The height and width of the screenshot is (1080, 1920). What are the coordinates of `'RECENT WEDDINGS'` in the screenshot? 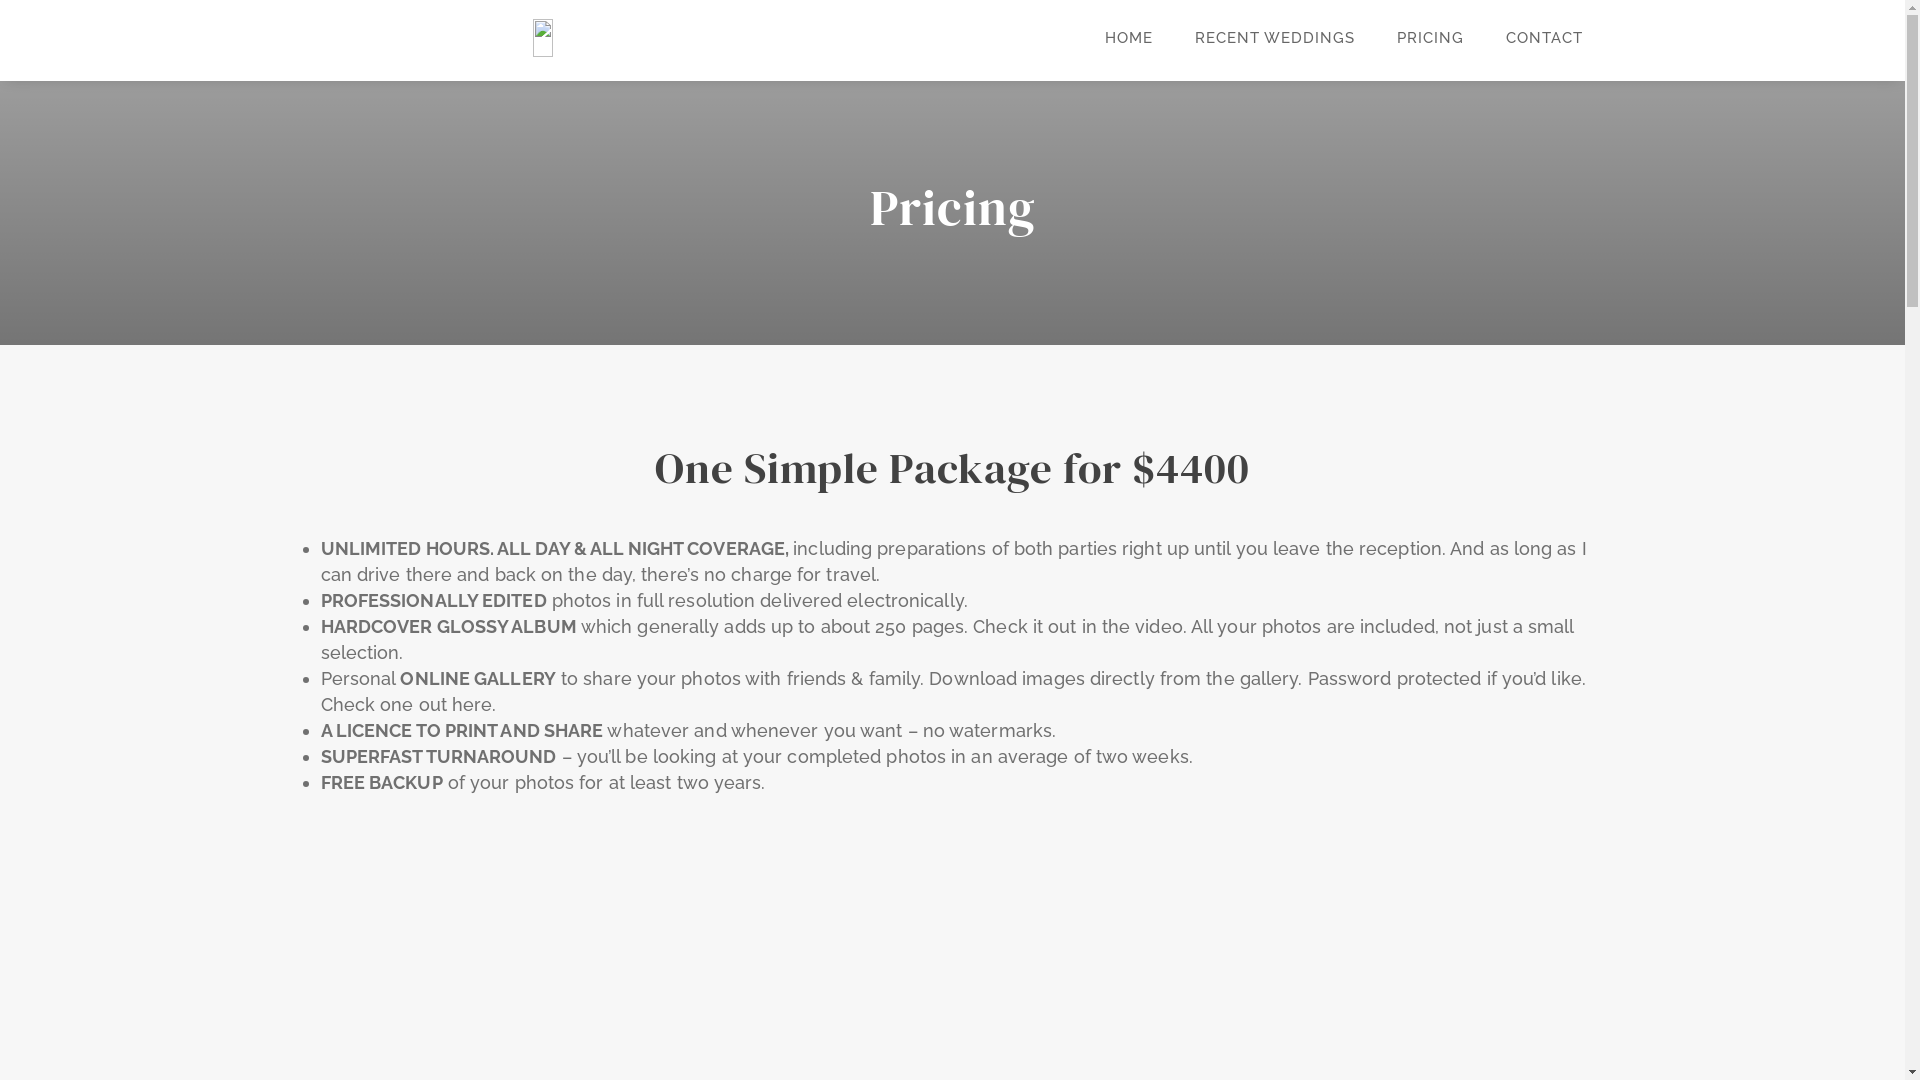 It's located at (1272, 38).